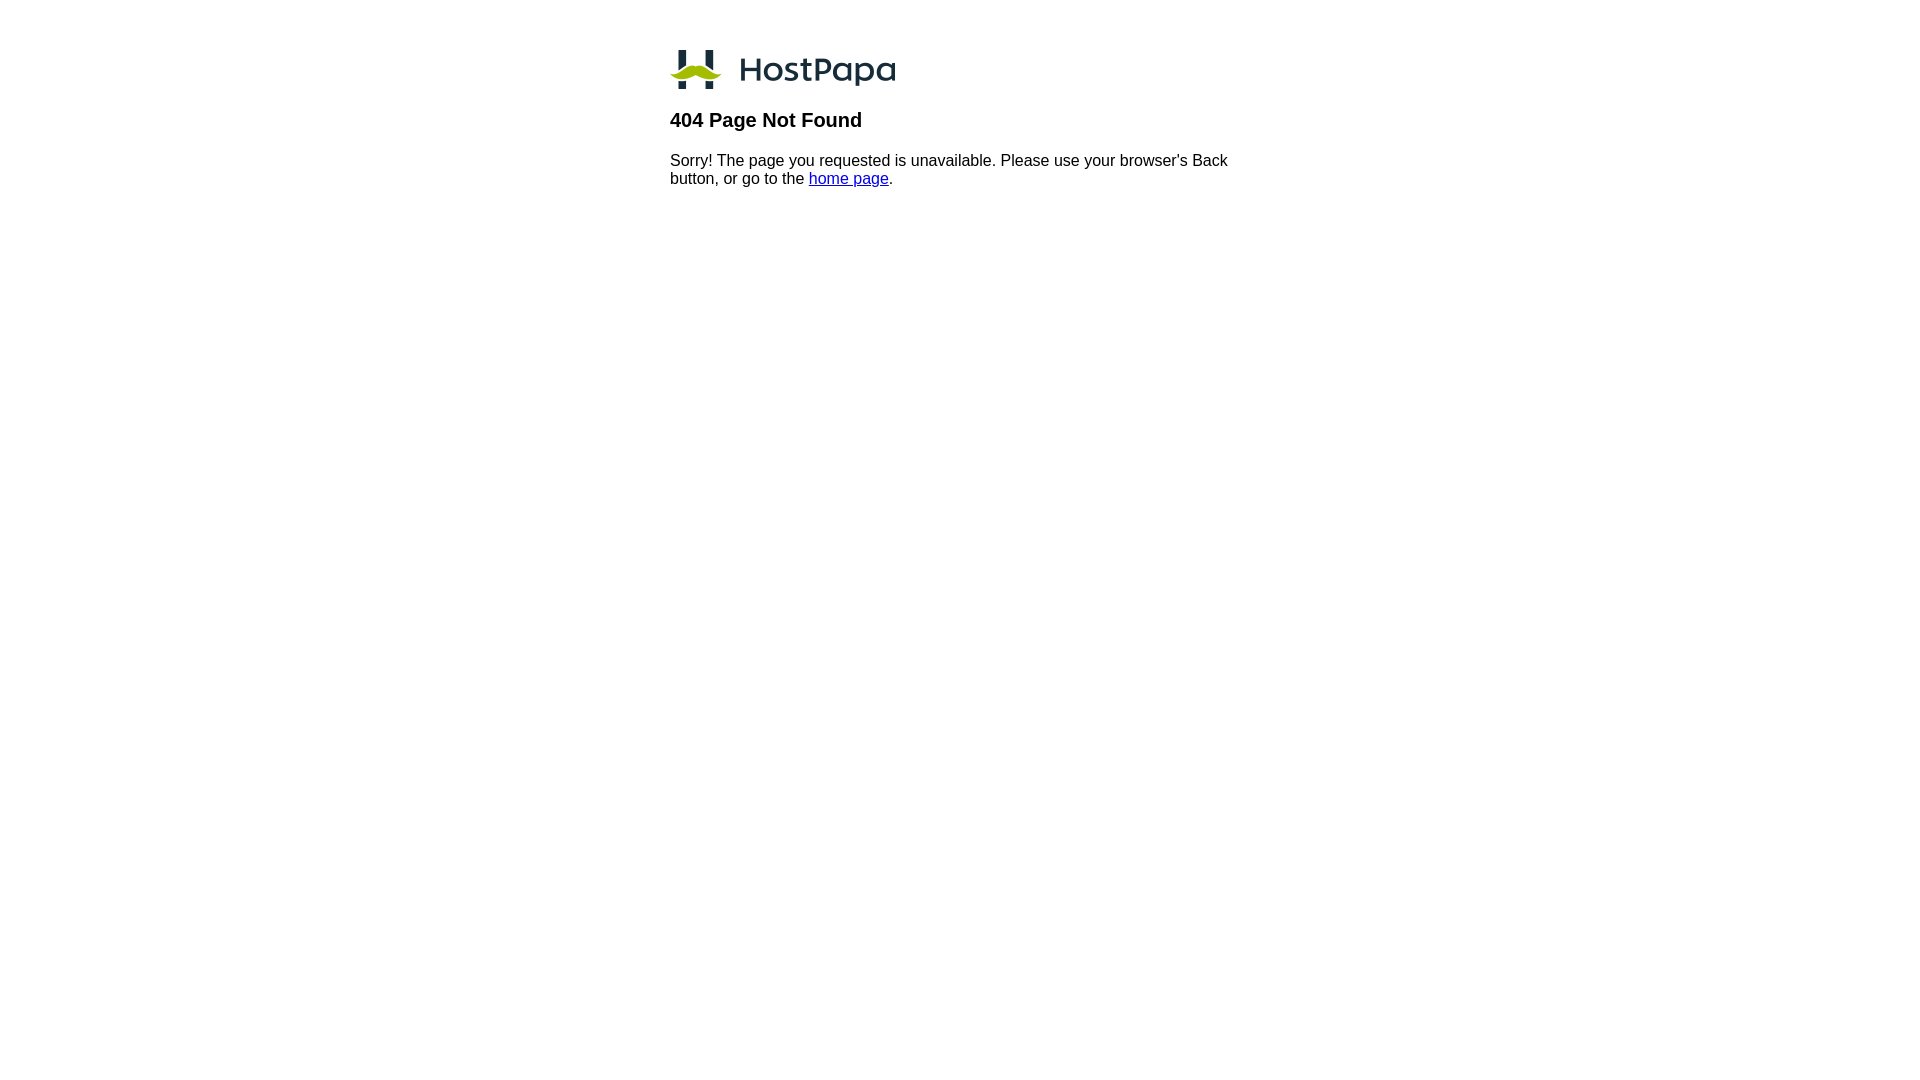 Image resolution: width=1920 pixels, height=1080 pixels. I want to click on 'home page', so click(849, 177).